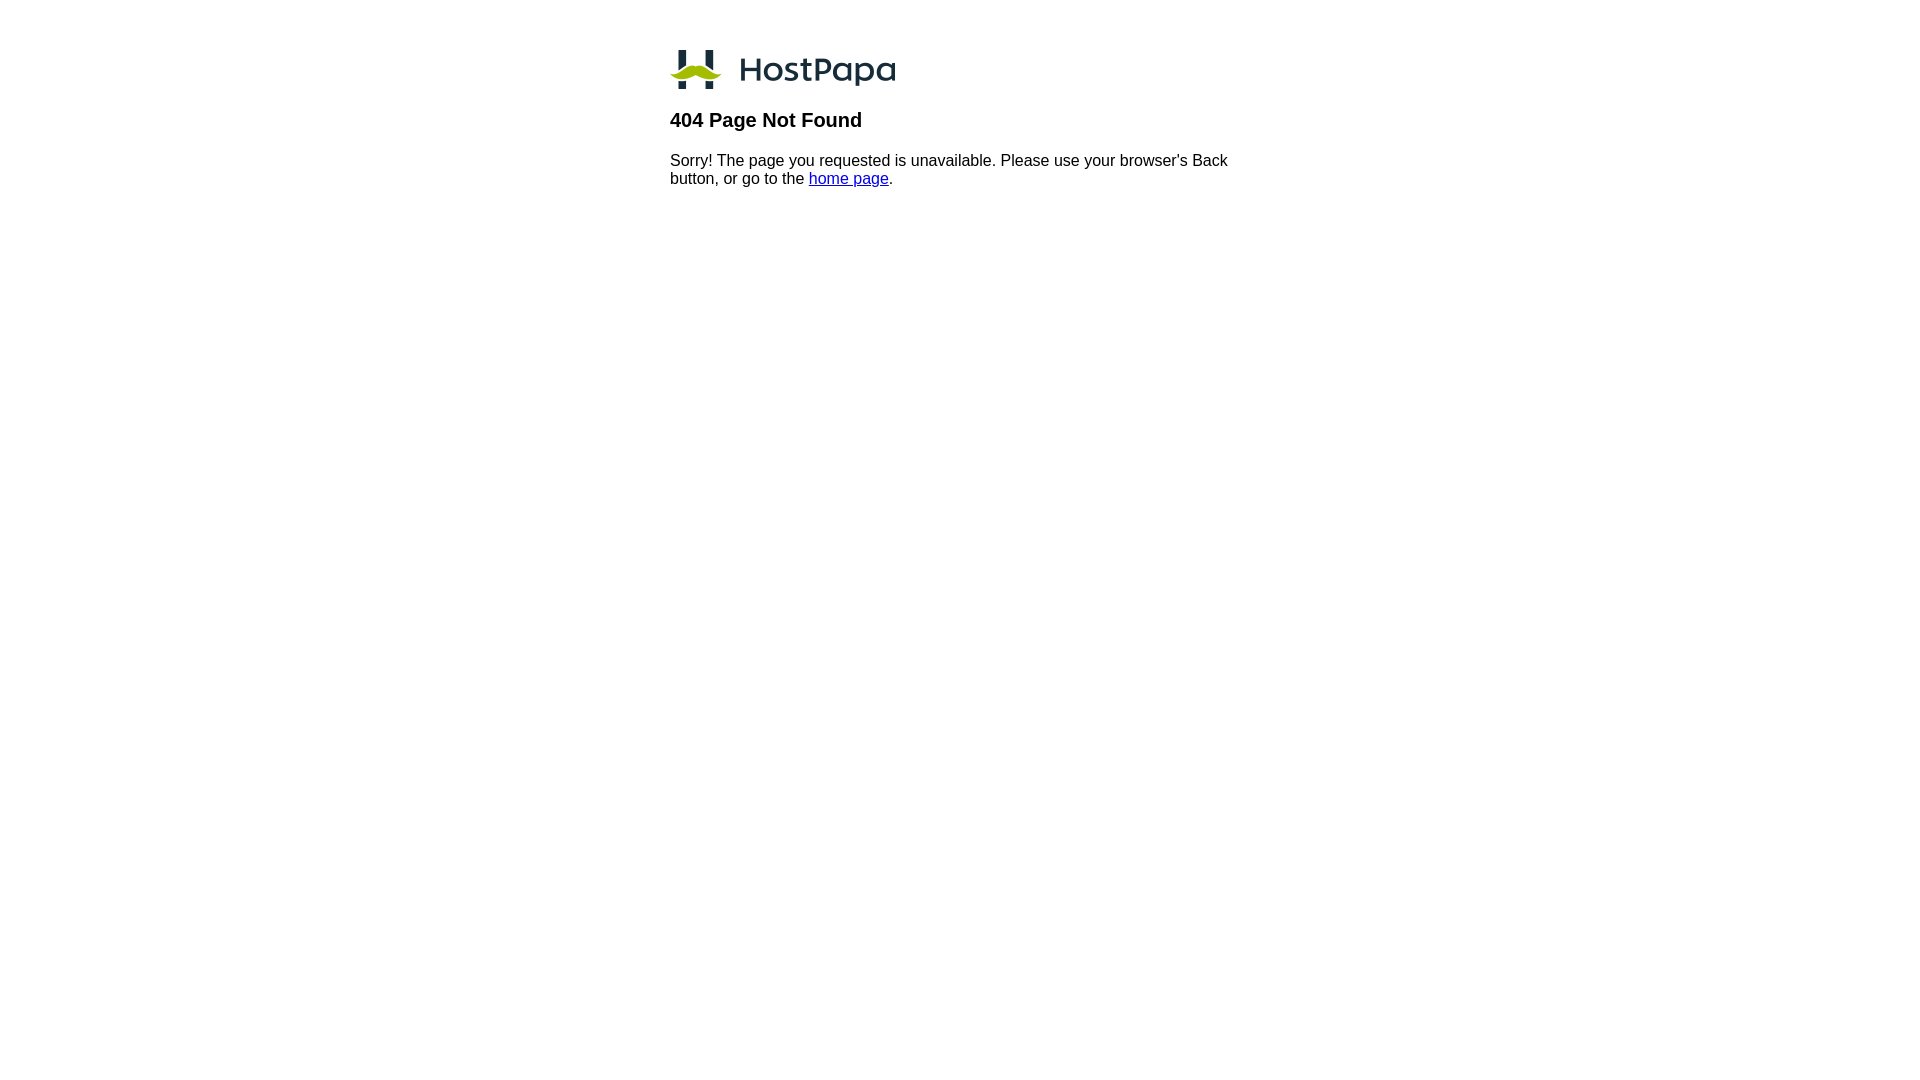 Image resolution: width=1920 pixels, height=1080 pixels. I want to click on 'home page', so click(849, 177).